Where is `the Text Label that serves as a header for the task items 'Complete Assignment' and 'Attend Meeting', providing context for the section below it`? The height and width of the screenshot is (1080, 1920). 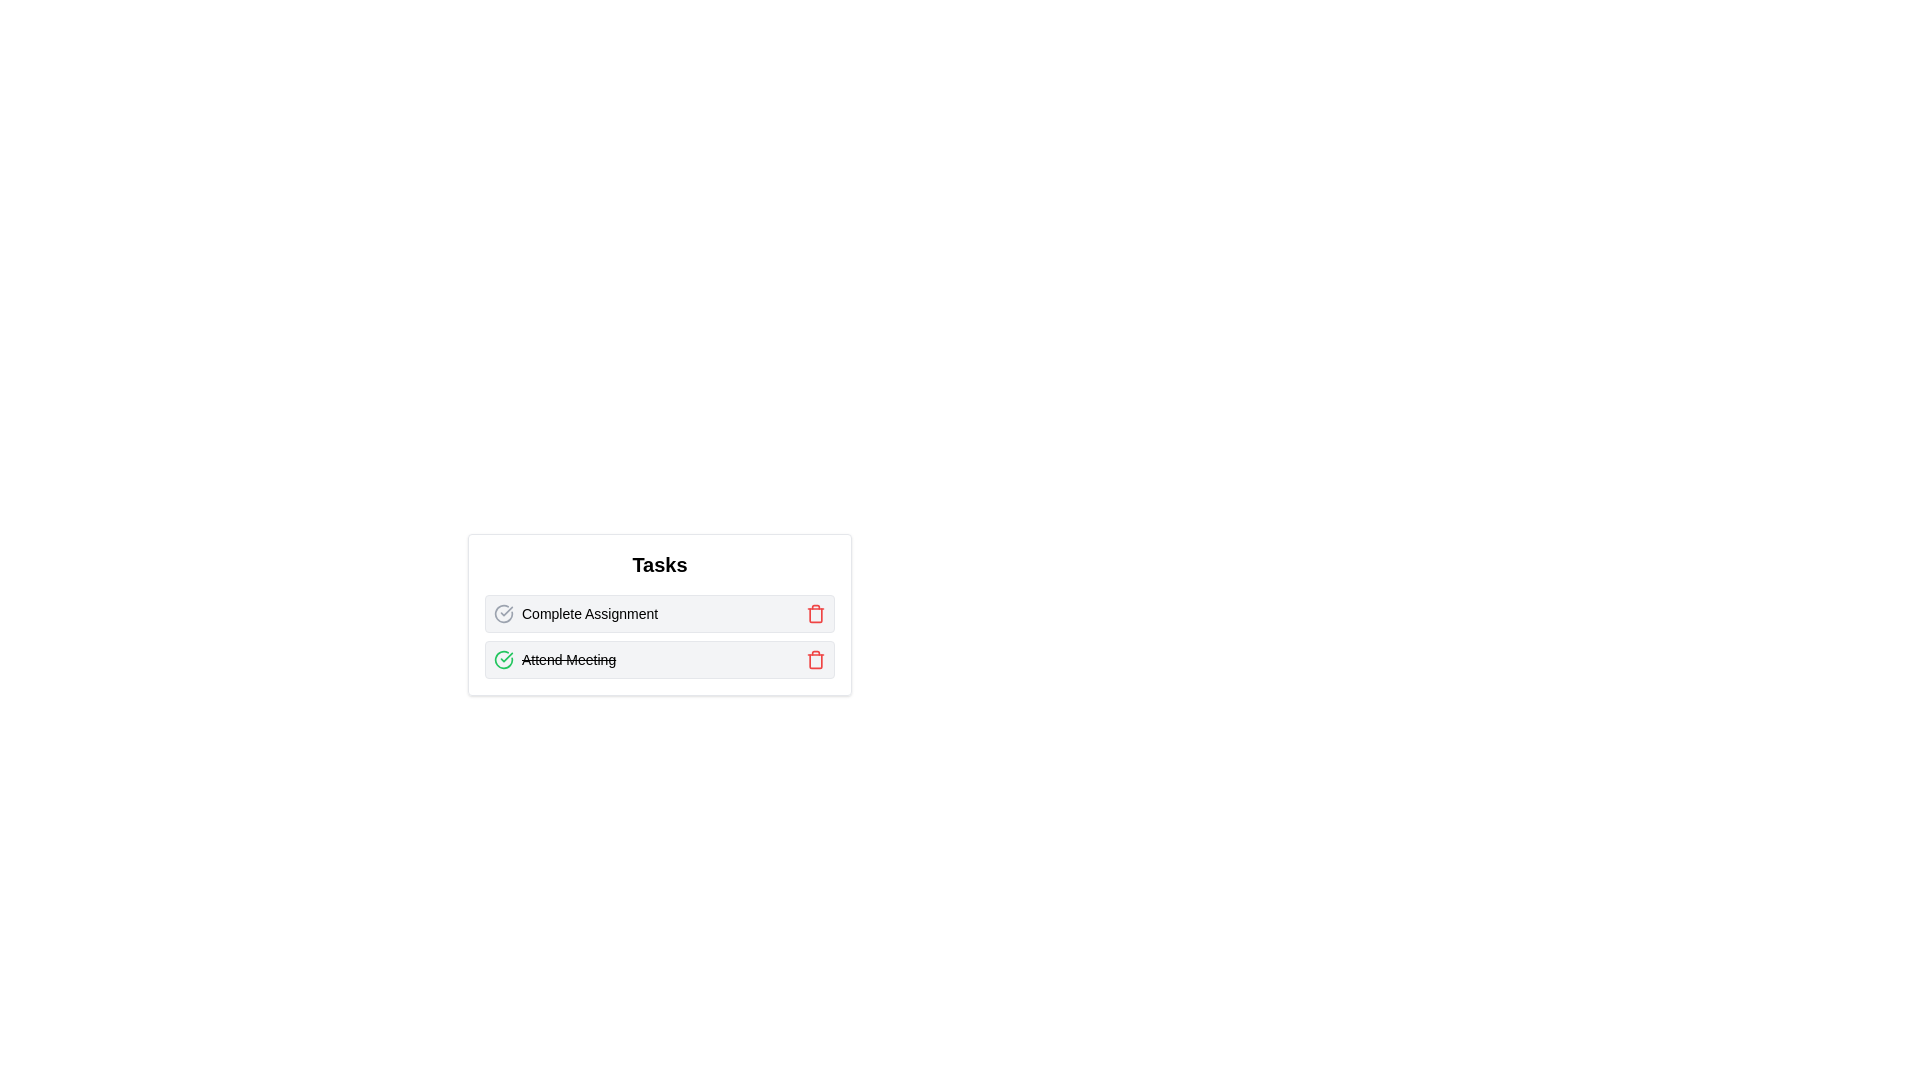 the Text Label that serves as a header for the task items 'Complete Assignment' and 'Attend Meeting', providing context for the section below it is located at coordinates (660, 564).